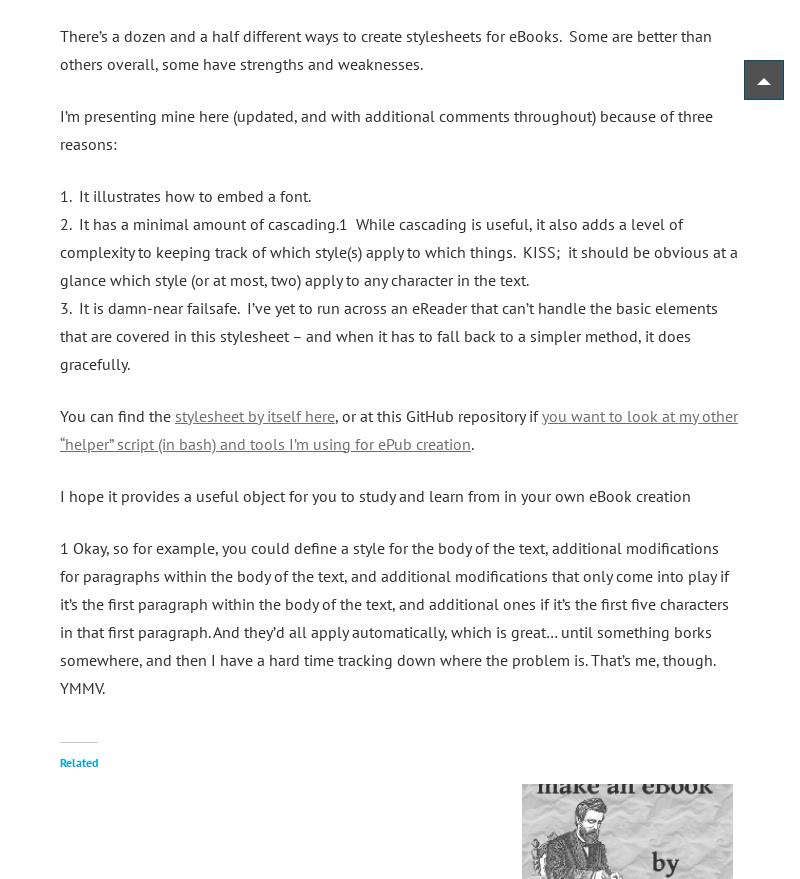  What do you see at coordinates (387, 333) in the screenshot?
I see `'3.  It is damn-near failsafe.  I’ve yet to run across an eReader that can’t handle the basic elements that are covered in this stylesheet – and when it has to fall back to a simpler method, it does gracefully.'` at bounding box center [387, 333].